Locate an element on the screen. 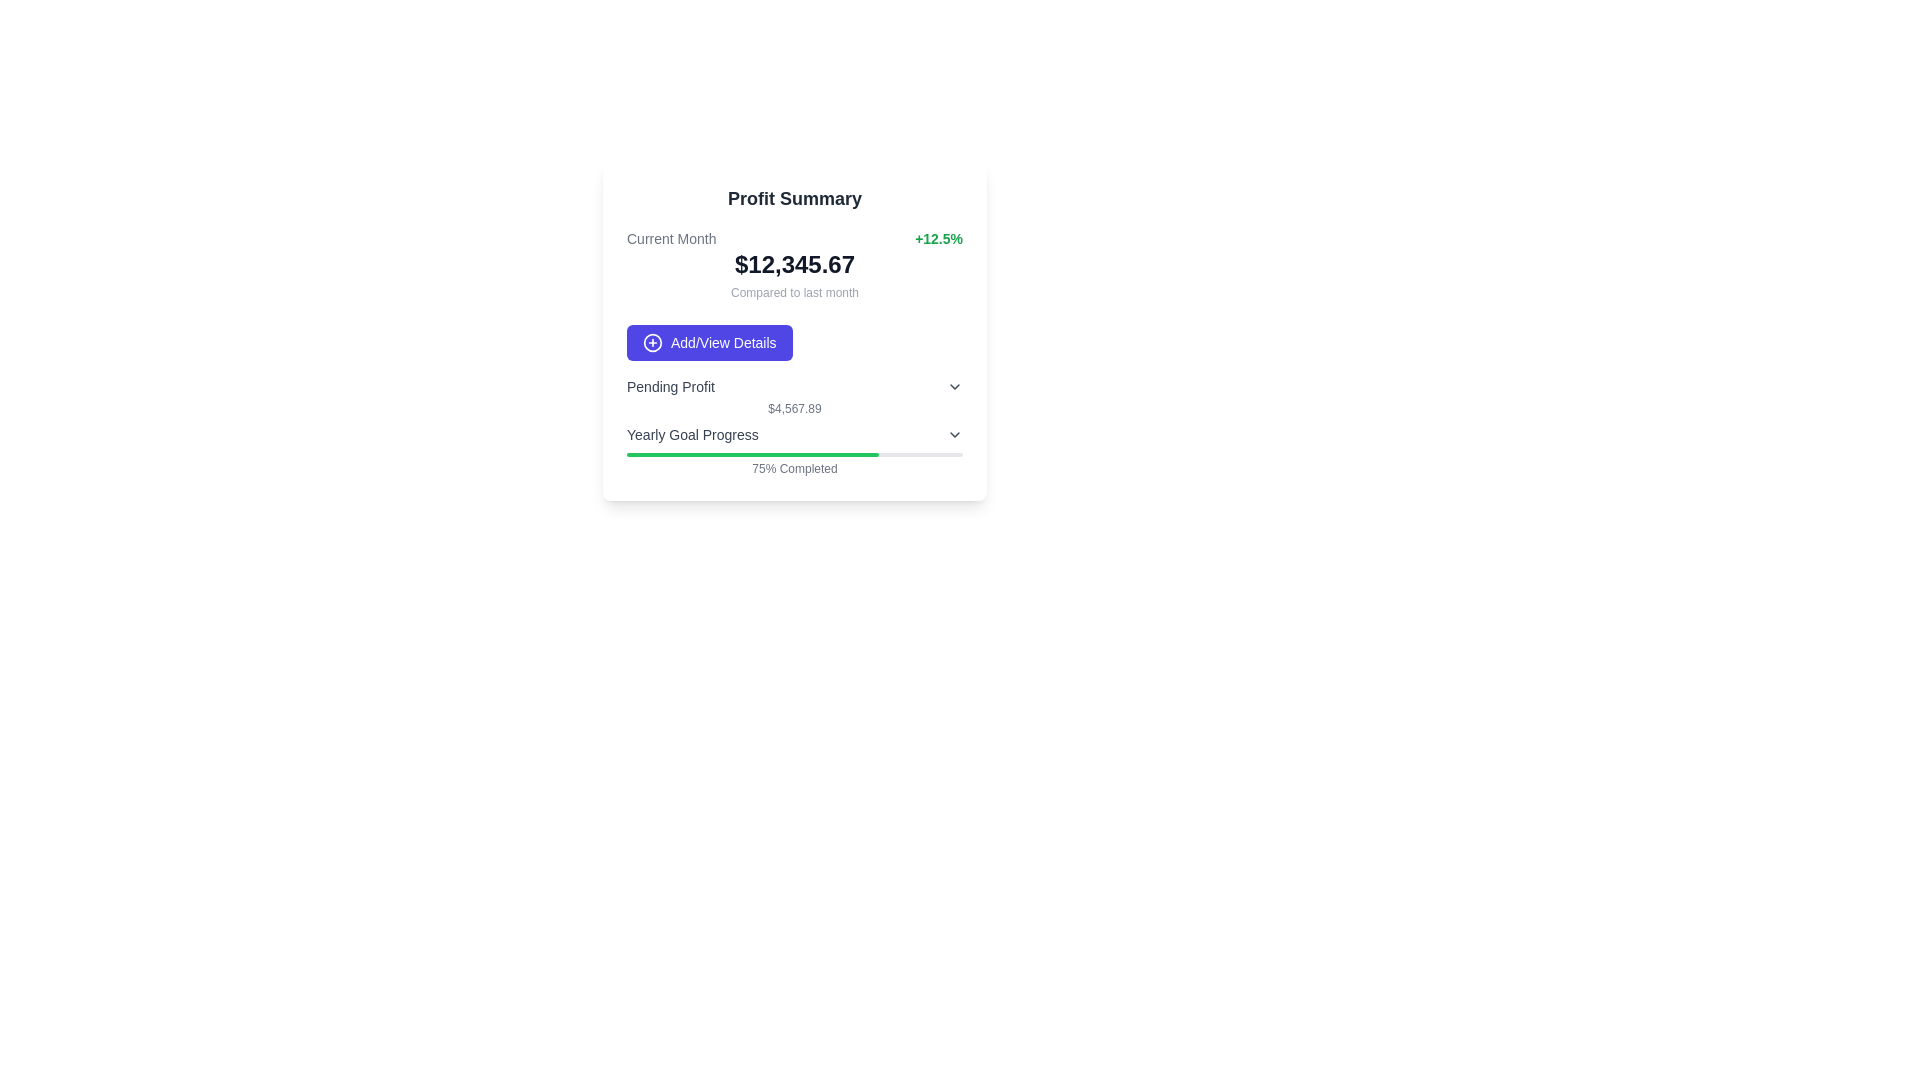 This screenshot has width=1920, height=1080. the 'Add/View Details' button with rounded corners and blue background for accessibility interactions is located at coordinates (709, 342).